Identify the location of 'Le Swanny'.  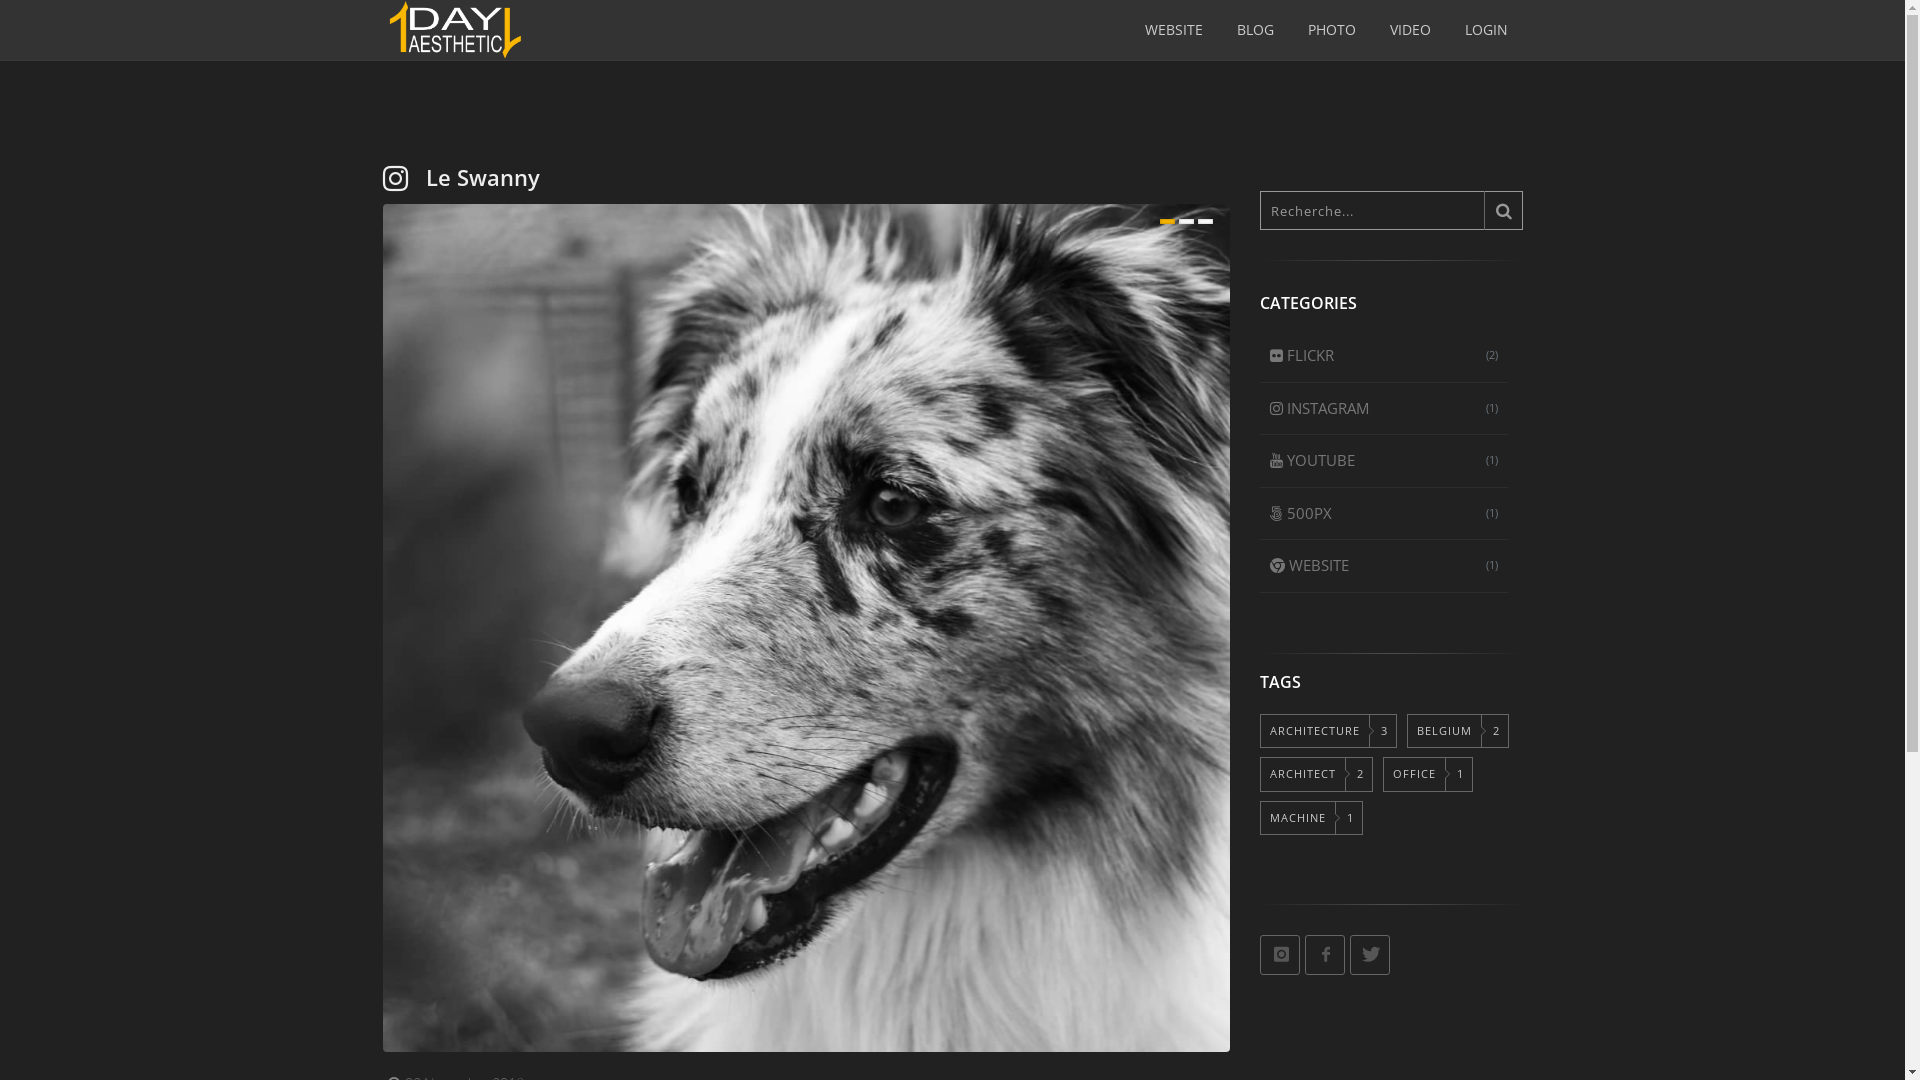
(483, 176).